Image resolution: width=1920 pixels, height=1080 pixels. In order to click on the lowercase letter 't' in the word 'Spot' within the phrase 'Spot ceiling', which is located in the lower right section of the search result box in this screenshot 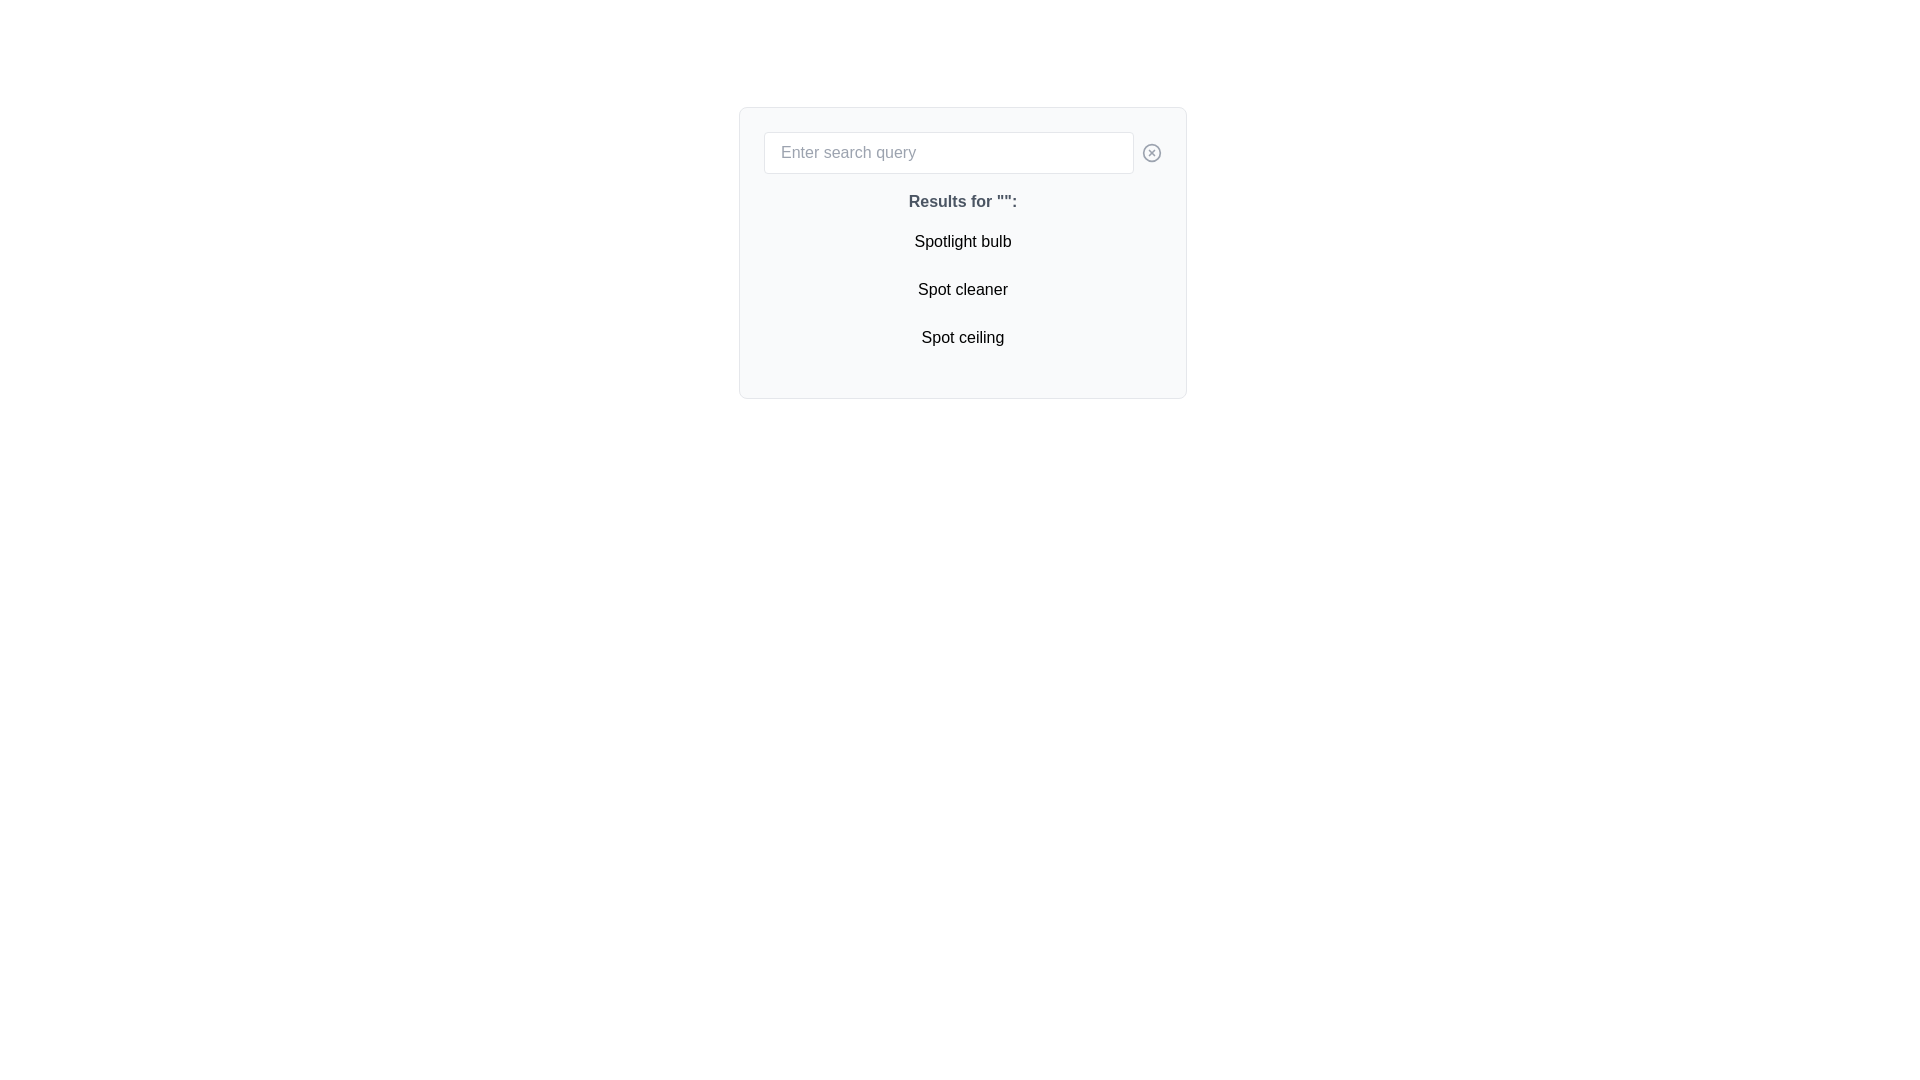, I will do `click(951, 336)`.